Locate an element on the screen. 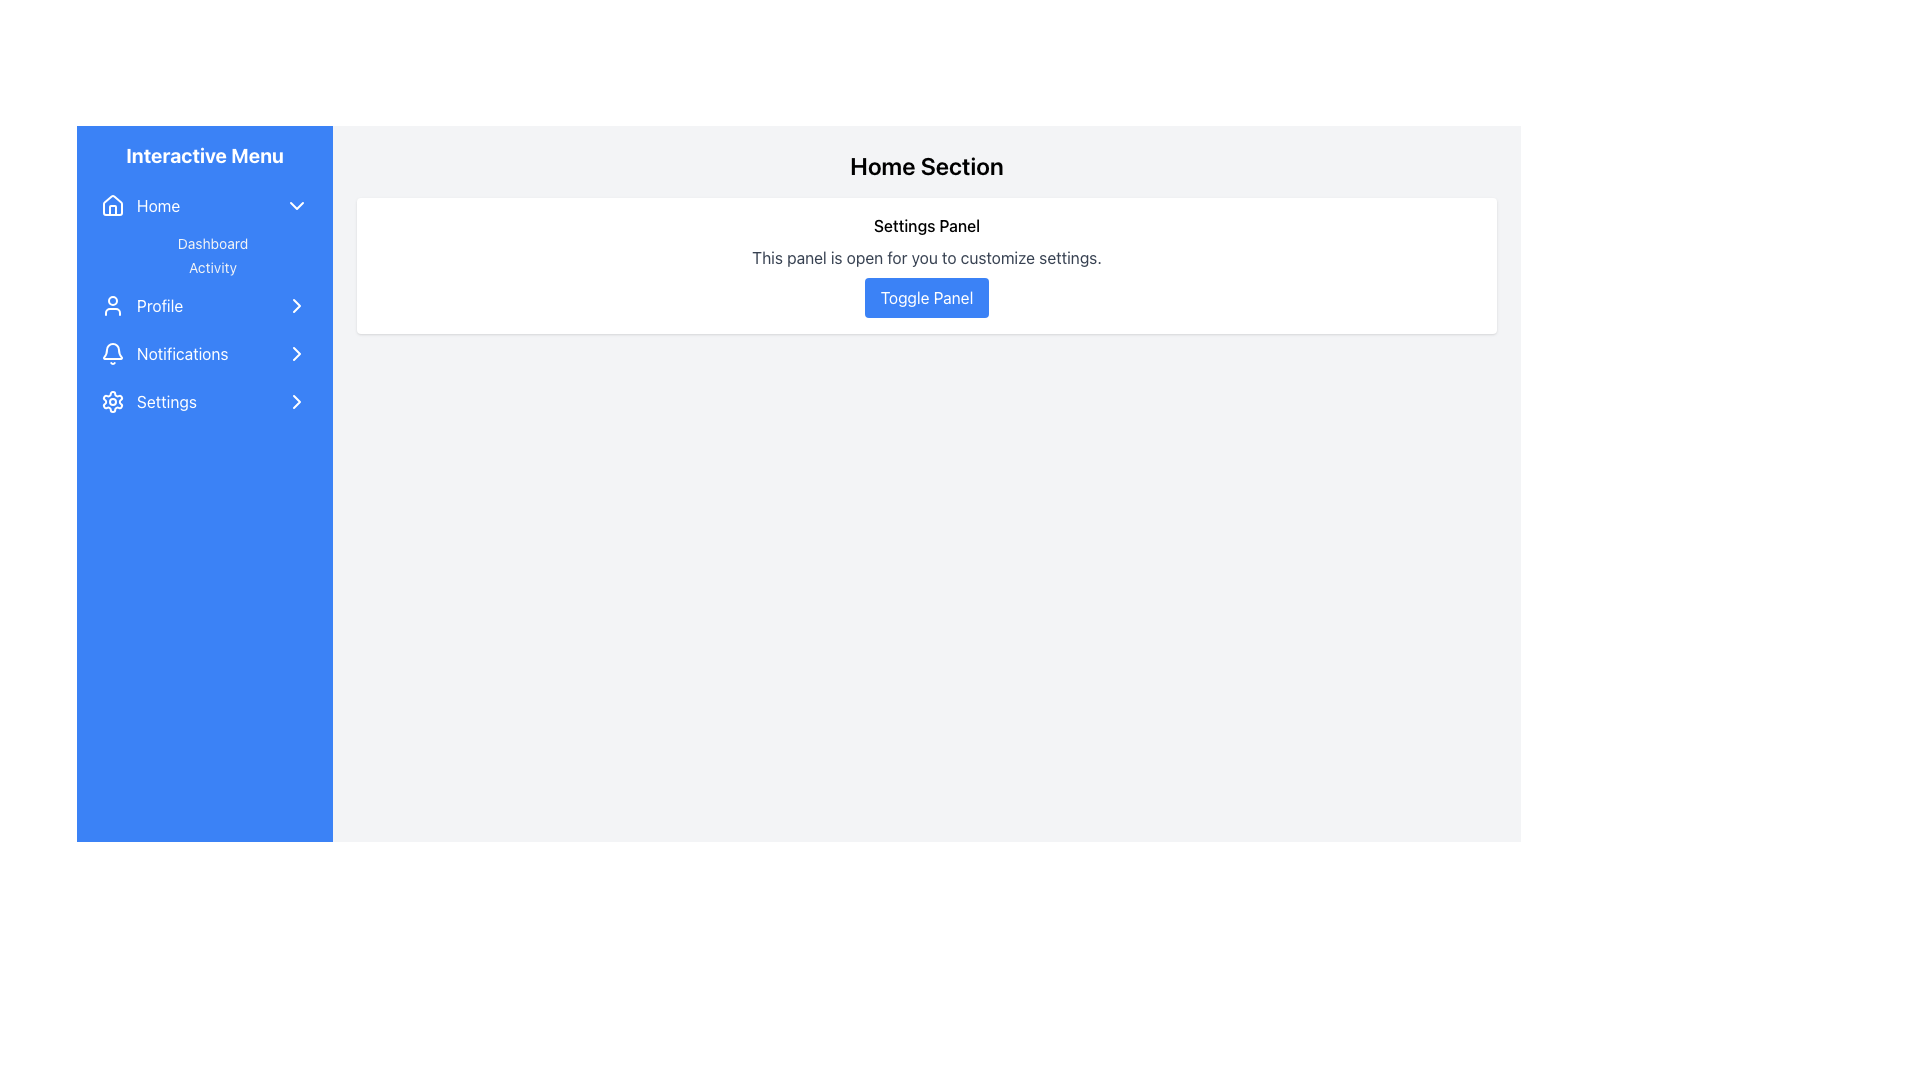  the rectangular blue 'Profile' button located in the left navigation menu panel is located at coordinates (205, 305).